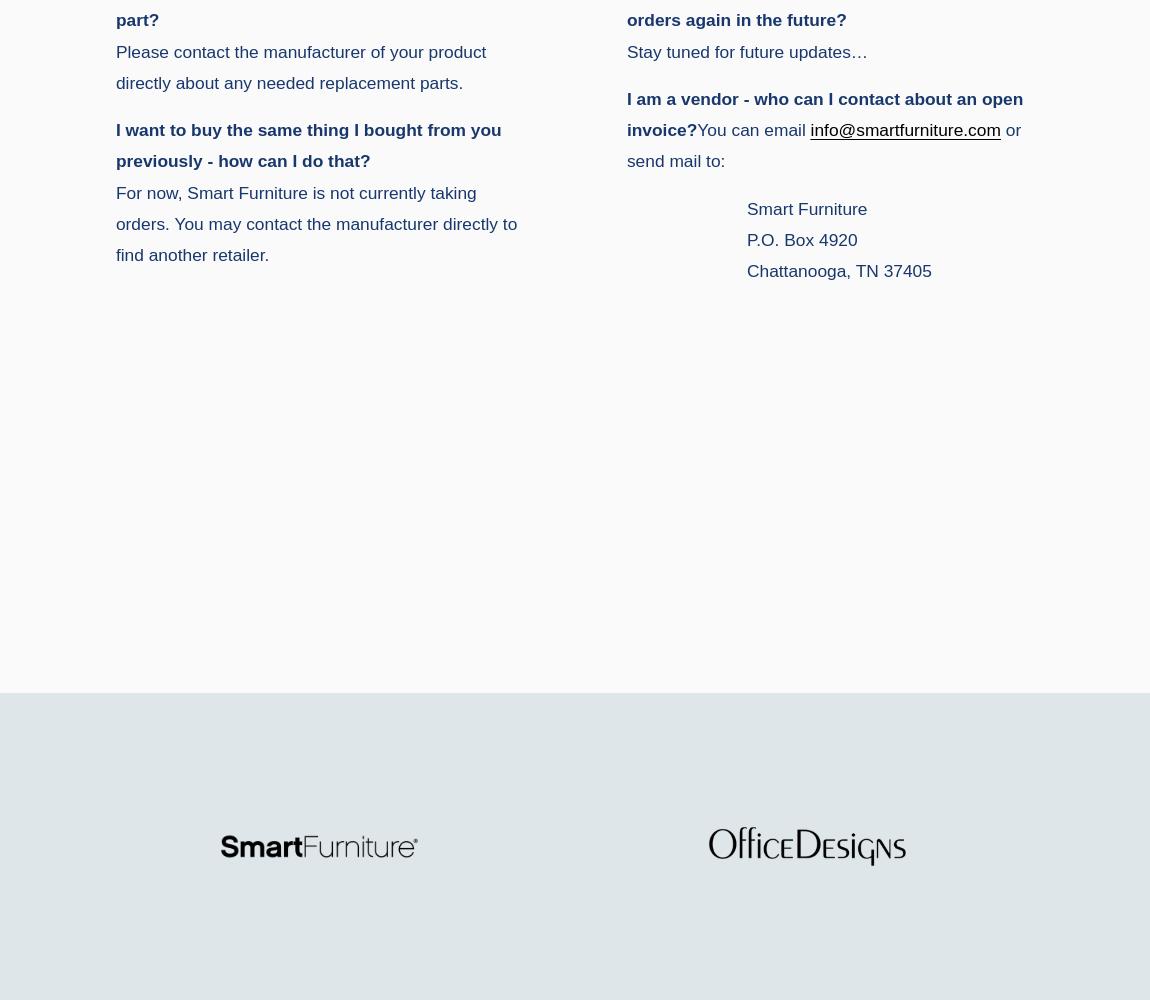 The height and width of the screenshot is (1000, 1150). What do you see at coordinates (905, 130) in the screenshot?
I see `'info@smartfurniture.com'` at bounding box center [905, 130].